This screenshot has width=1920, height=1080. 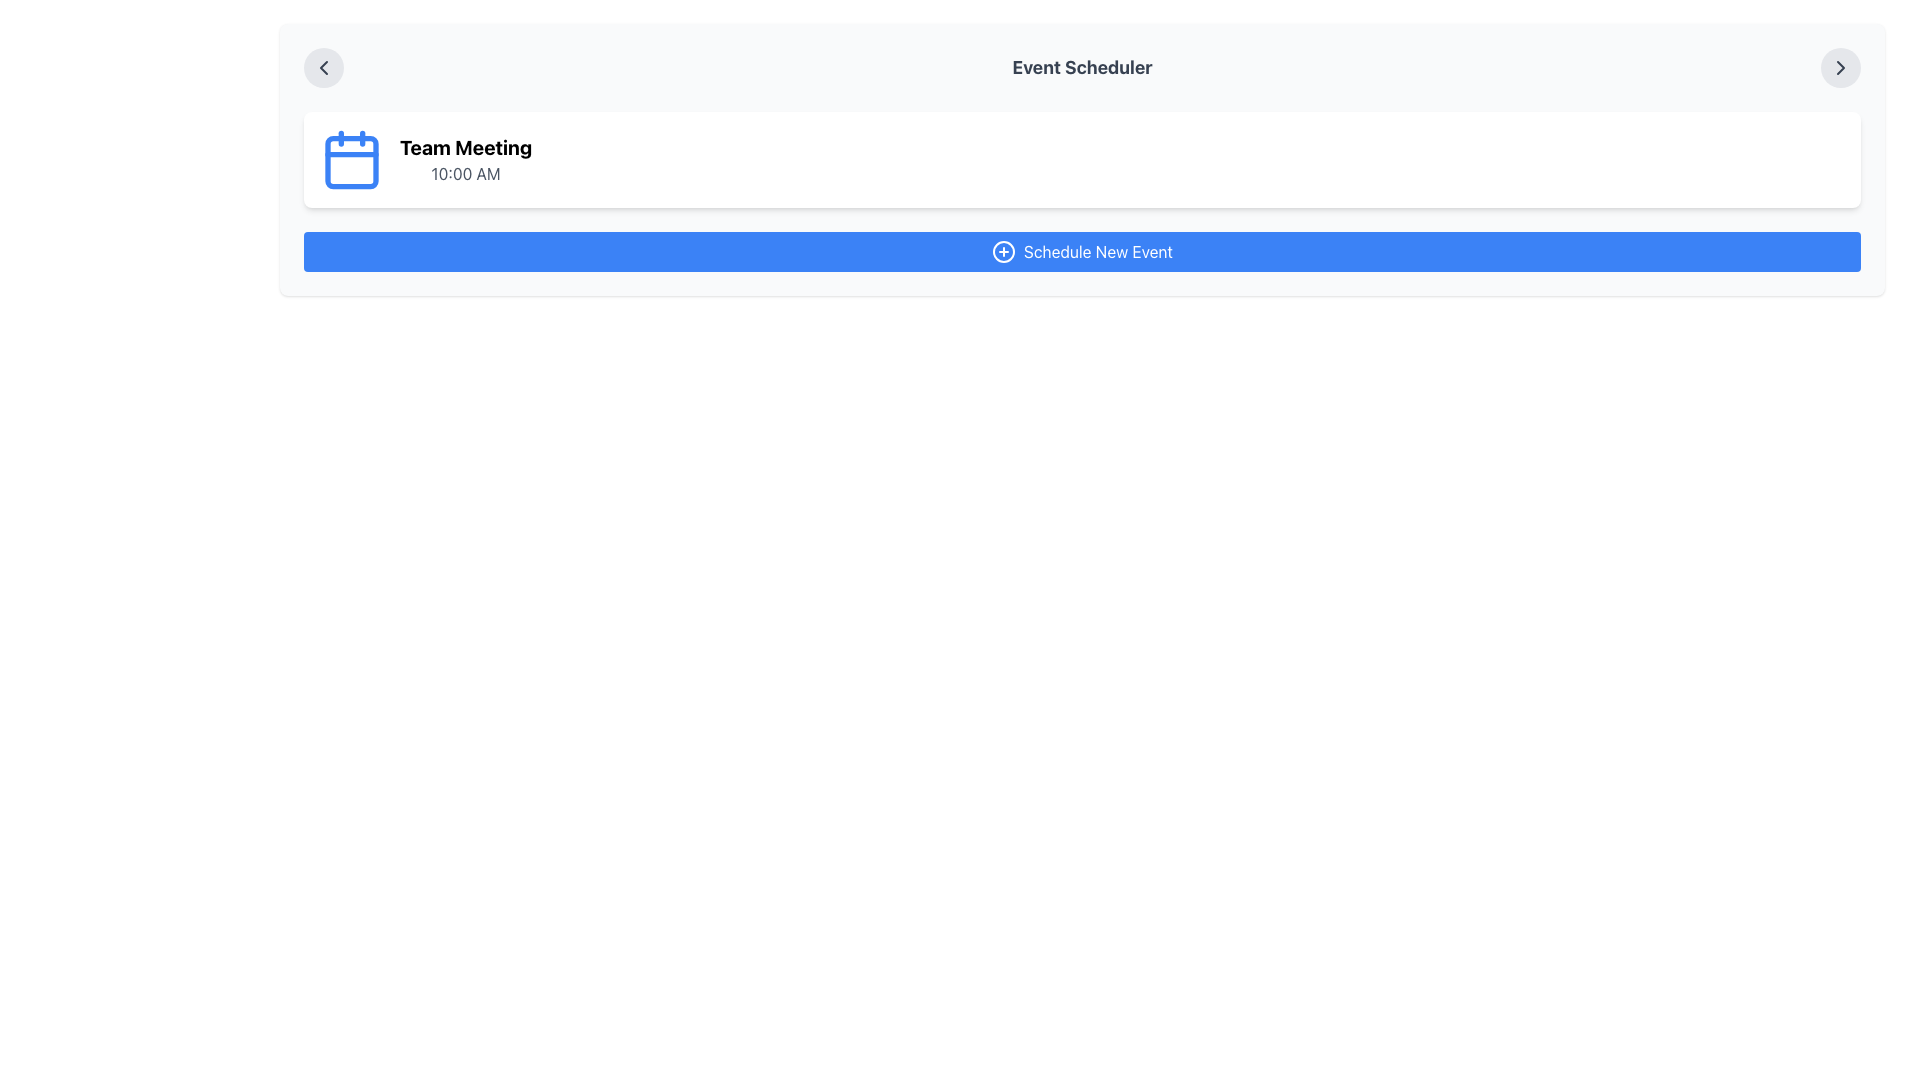 What do you see at coordinates (1003, 250) in the screenshot?
I see `the circular icon with a plus symbol located to the left of the 'Schedule New Event' text` at bounding box center [1003, 250].